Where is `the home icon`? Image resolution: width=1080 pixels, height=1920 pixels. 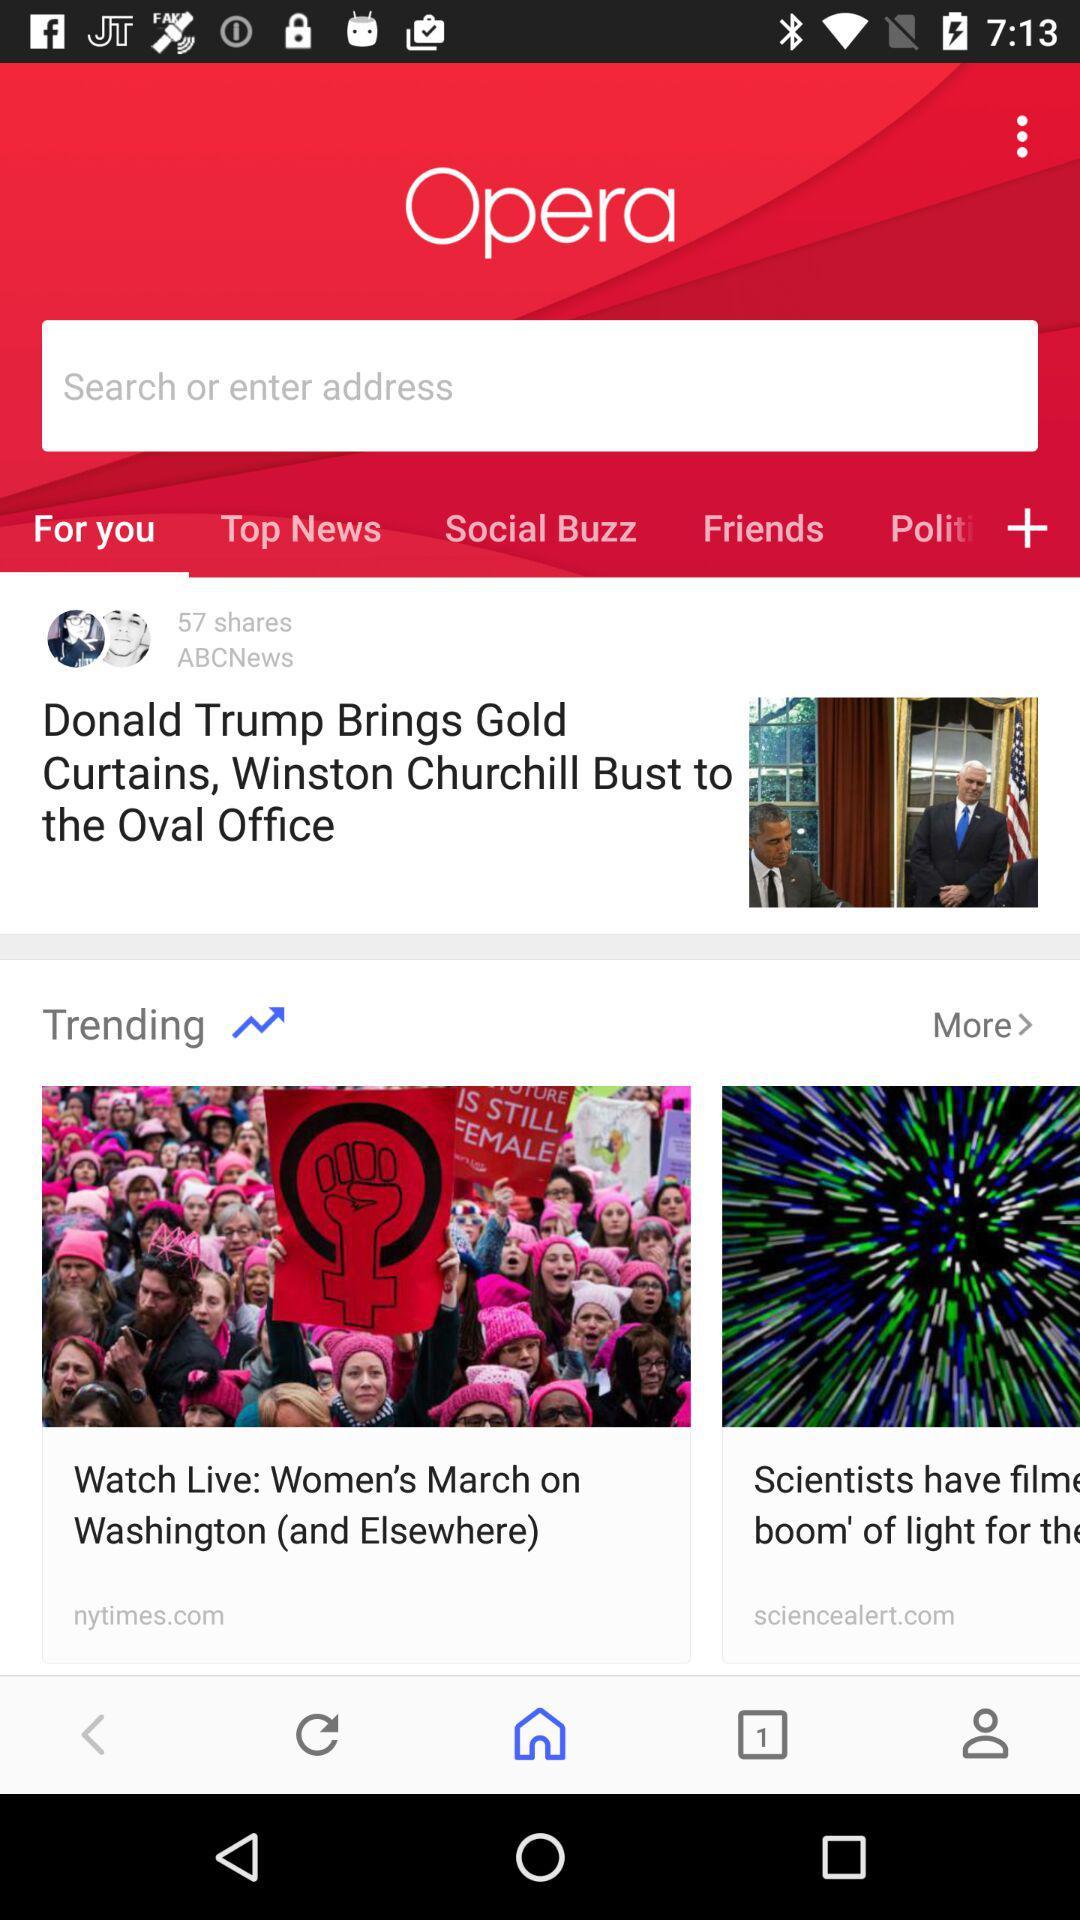
the home icon is located at coordinates (540, 1733).